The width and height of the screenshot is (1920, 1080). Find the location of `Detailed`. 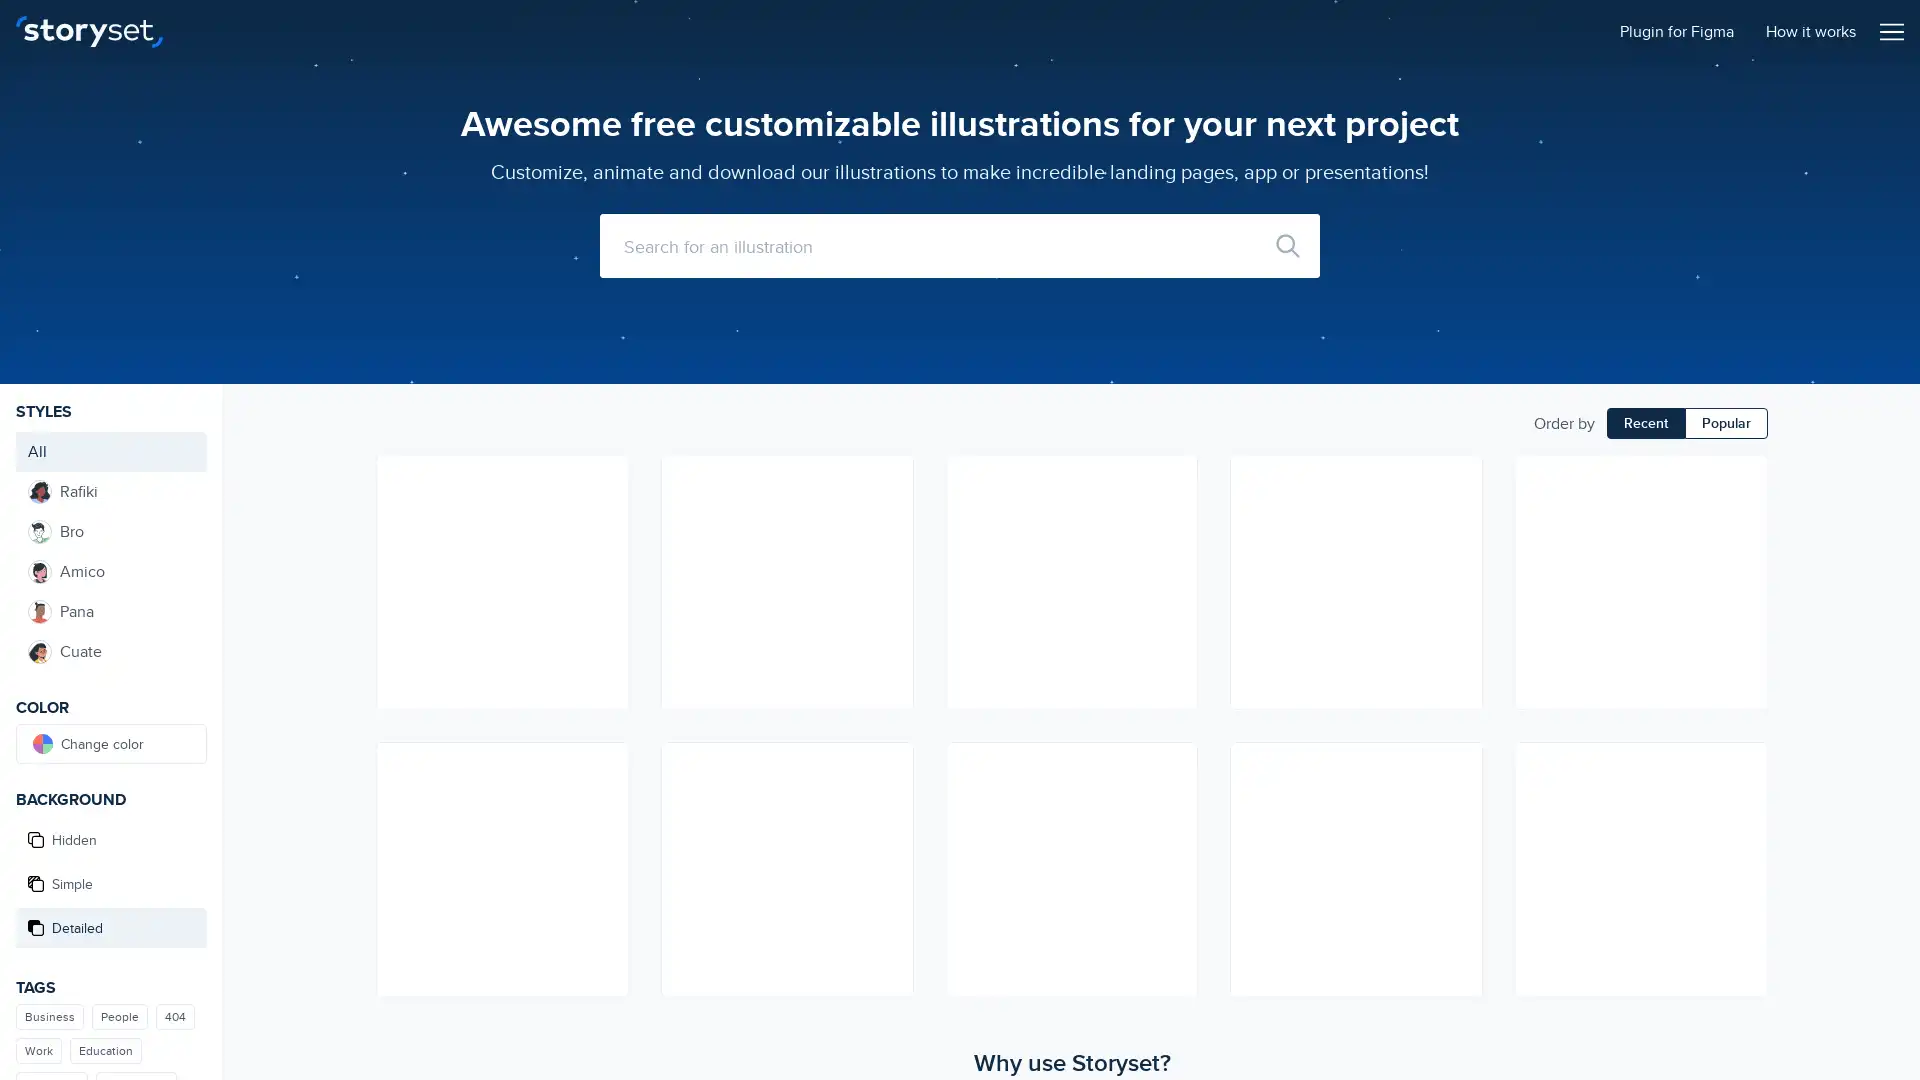

Detailed is located at coordinates (110, 928).